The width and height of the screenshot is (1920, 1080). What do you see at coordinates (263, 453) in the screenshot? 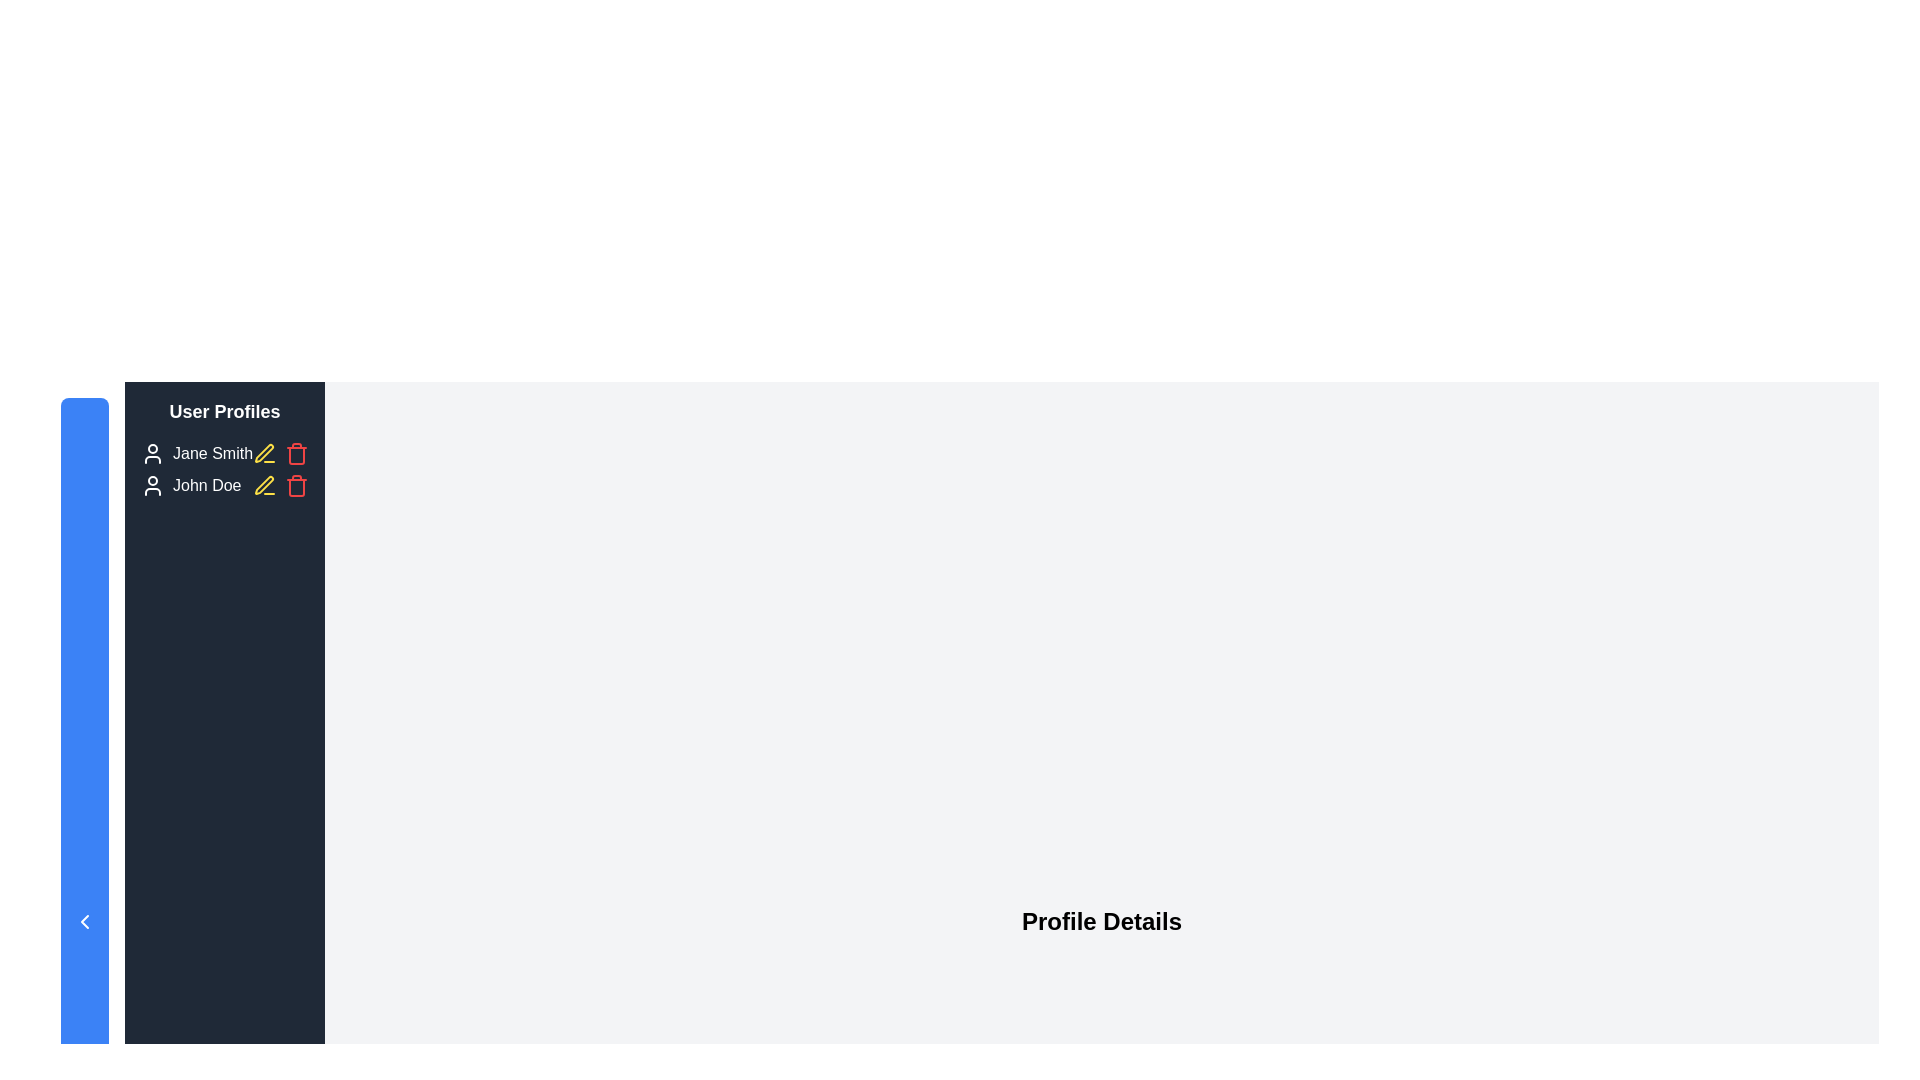
I see `the pencil-shaped icon with a yellow outline next to 'John Doe'` at bounding box center [263, 453].